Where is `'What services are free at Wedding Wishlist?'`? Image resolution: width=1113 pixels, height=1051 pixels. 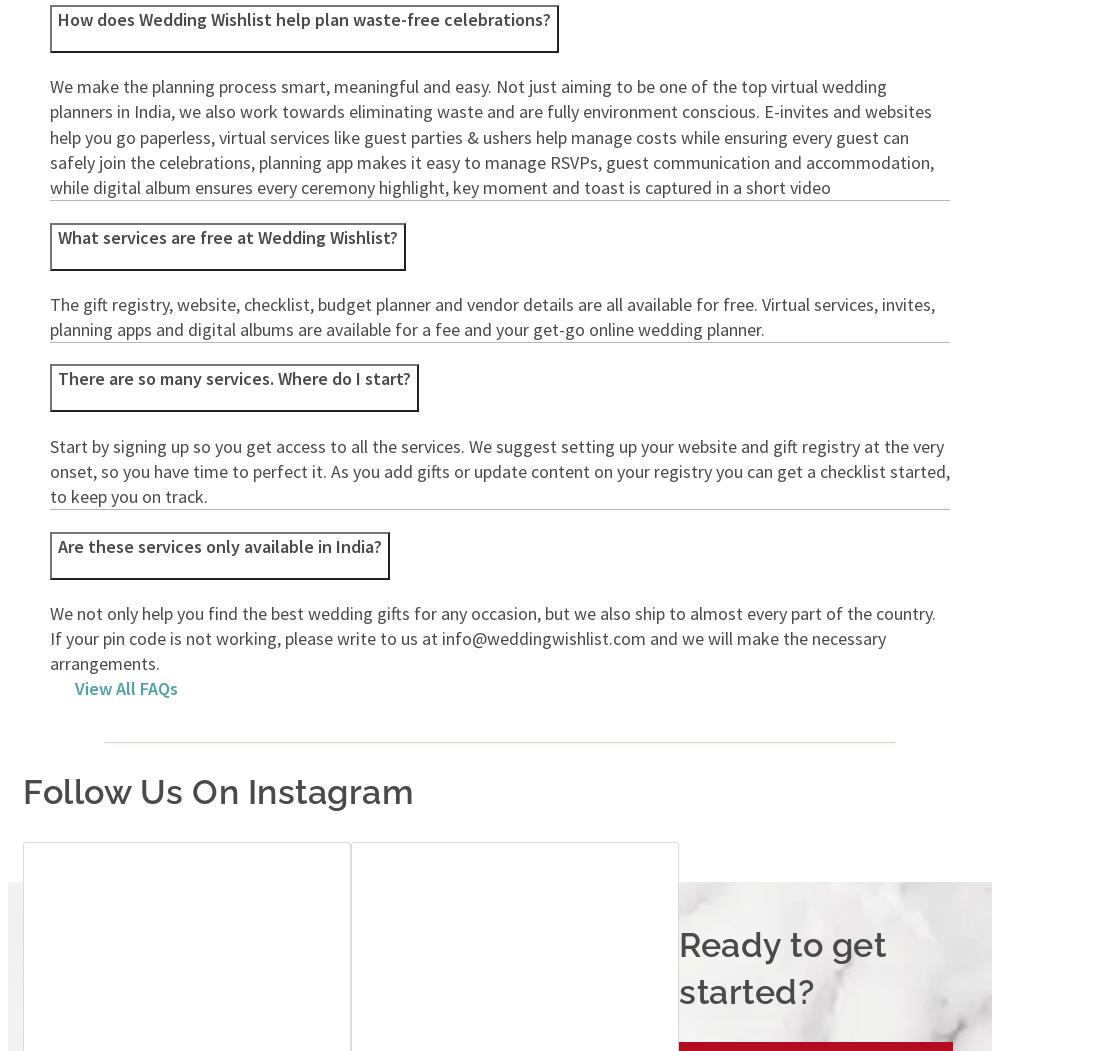 'What services are free at Wedding Wishlist?' is located at coordinates (228, 235).